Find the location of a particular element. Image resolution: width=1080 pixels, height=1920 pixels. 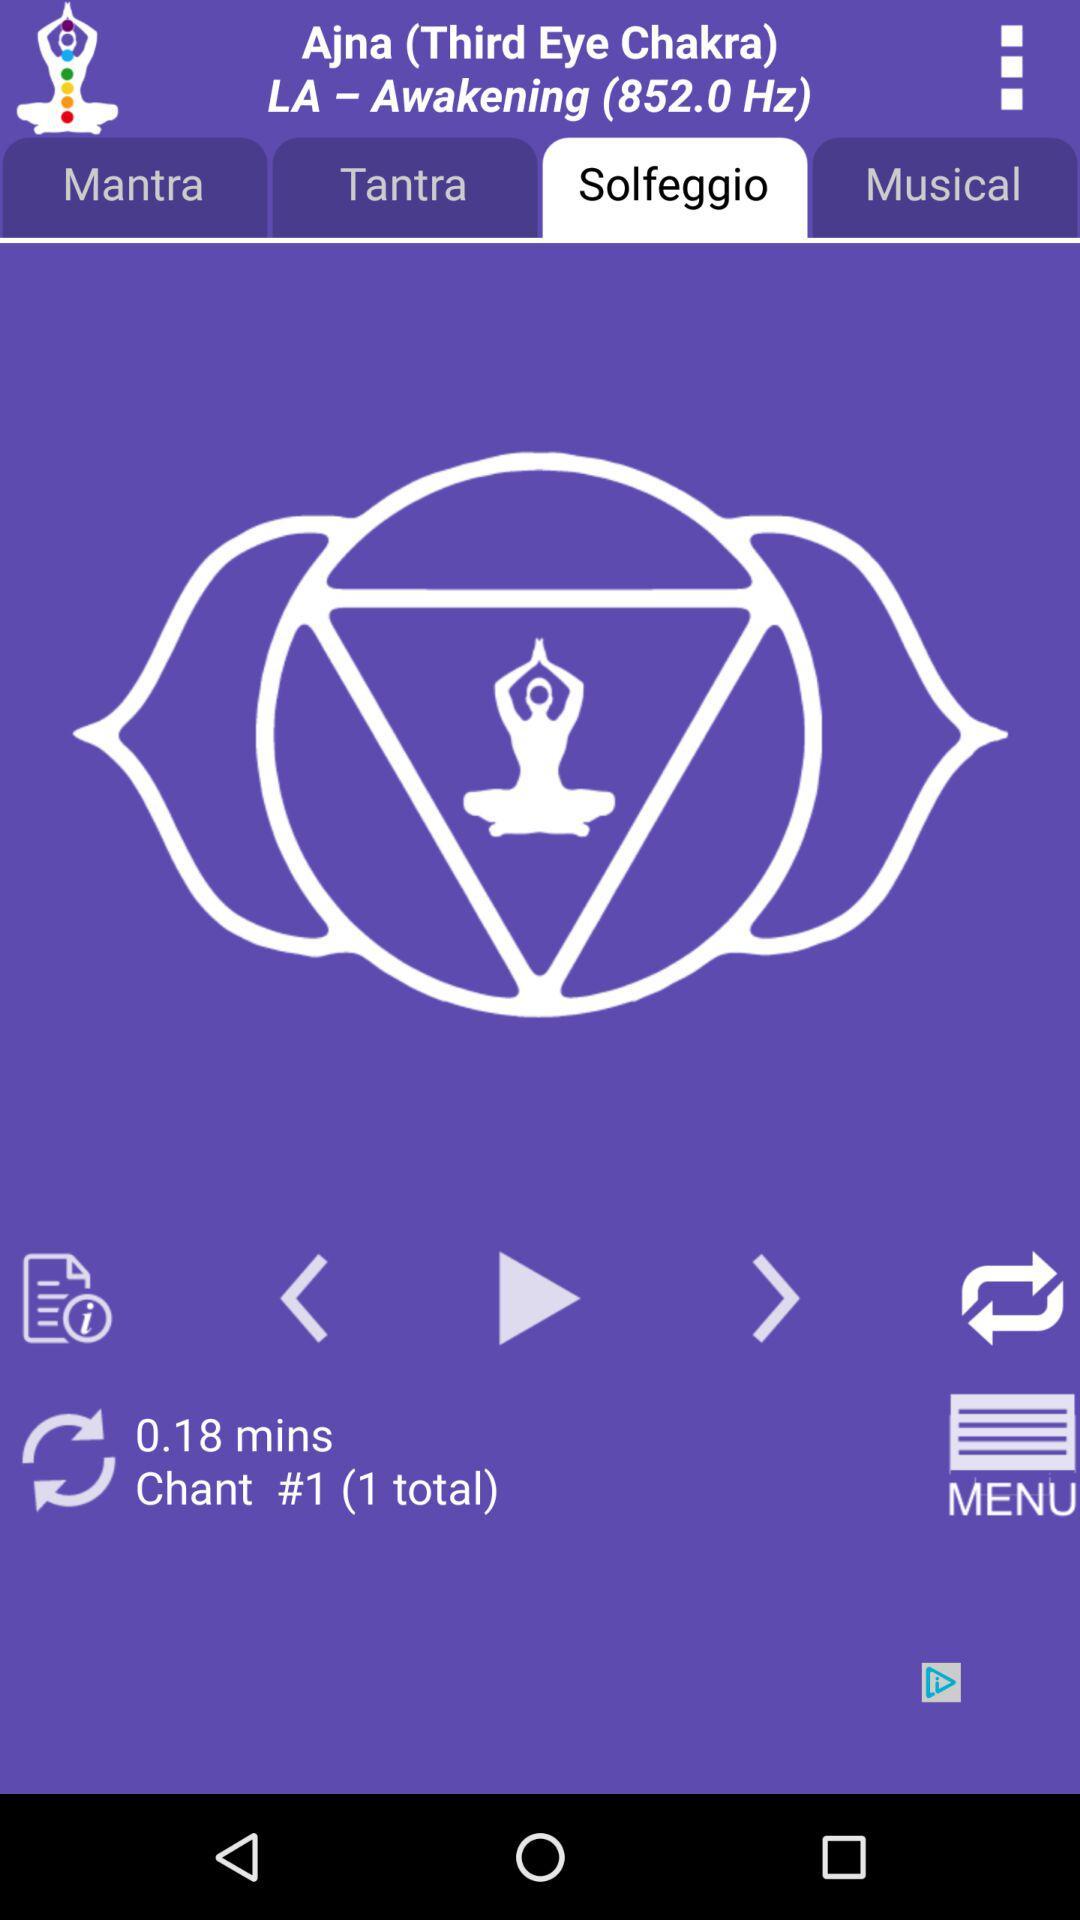

back page is located at coordinates (303, 1298).